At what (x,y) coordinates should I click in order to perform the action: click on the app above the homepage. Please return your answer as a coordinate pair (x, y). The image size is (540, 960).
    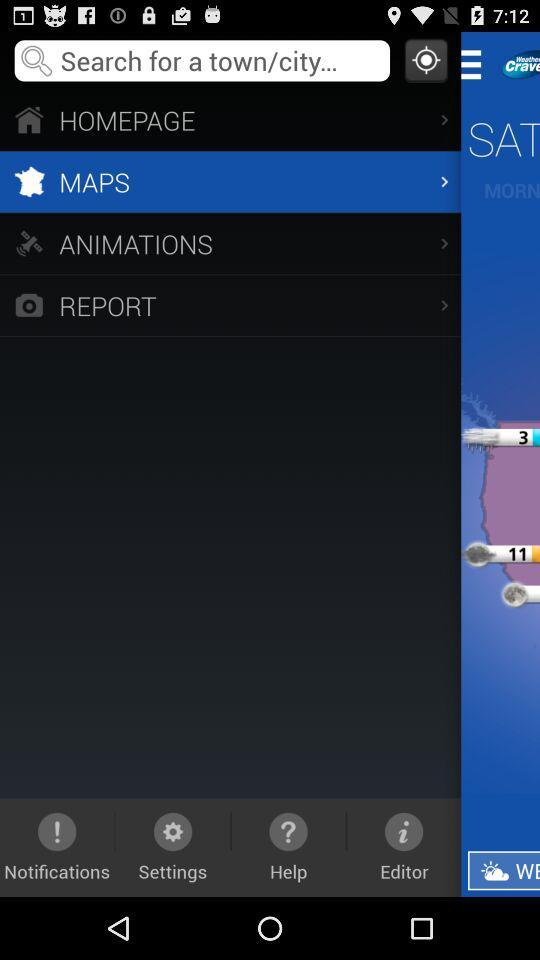
    Looking at the image, I should click on (425, 59).